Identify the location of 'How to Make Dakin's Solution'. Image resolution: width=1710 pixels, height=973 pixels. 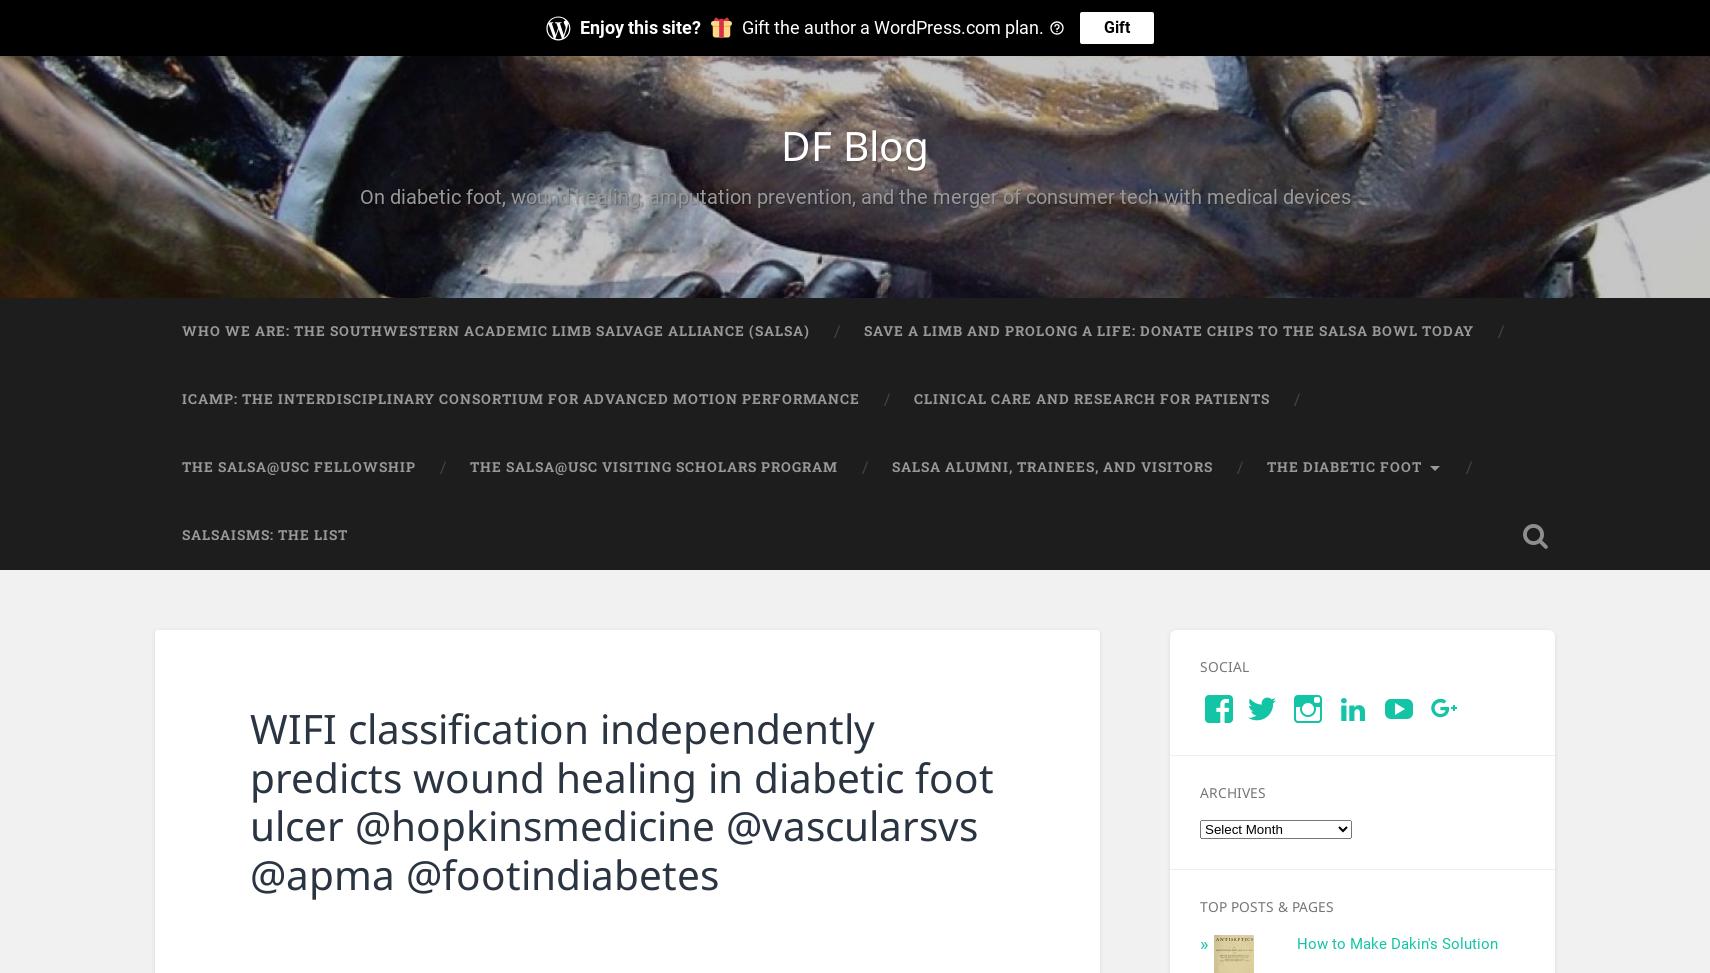
(1396, 942).